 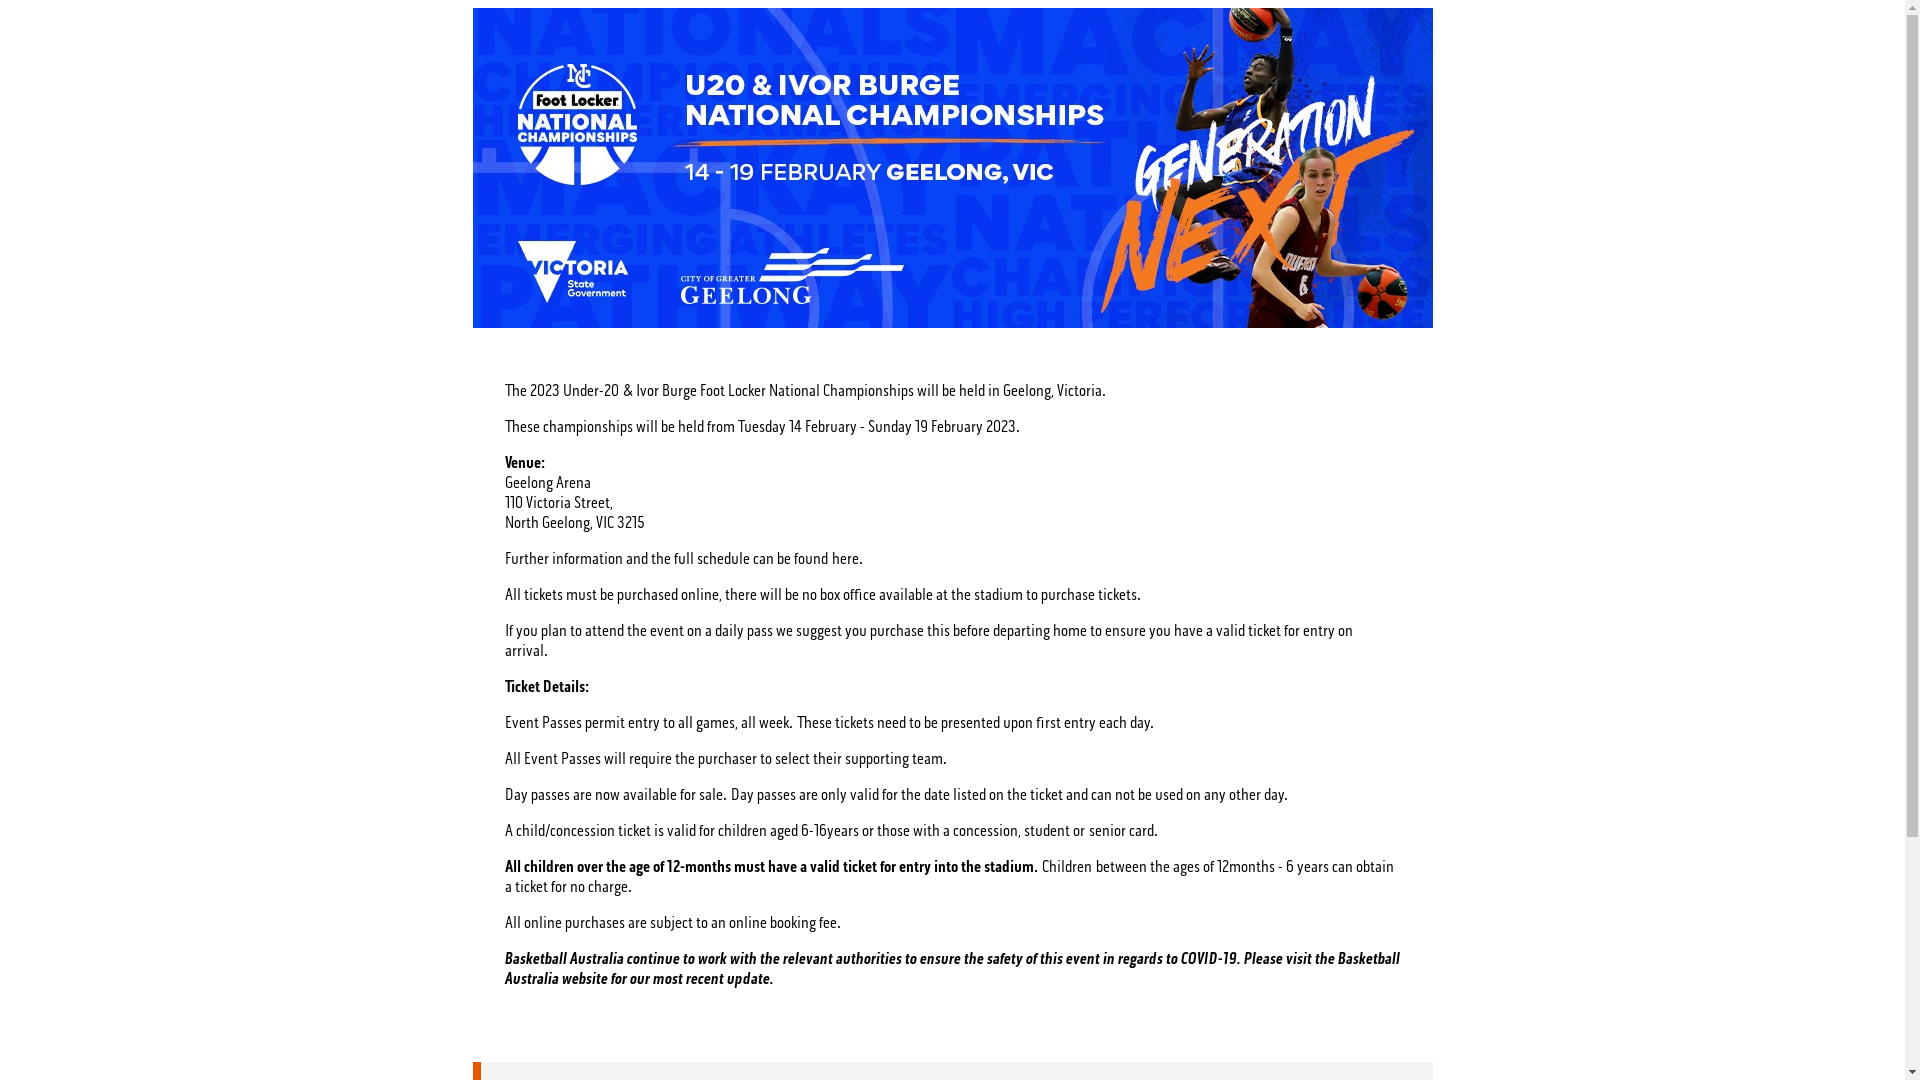 What do you see at coordinates (831, 559) in the screenshot?
I see `'here'` at bounding box center [831, 559].